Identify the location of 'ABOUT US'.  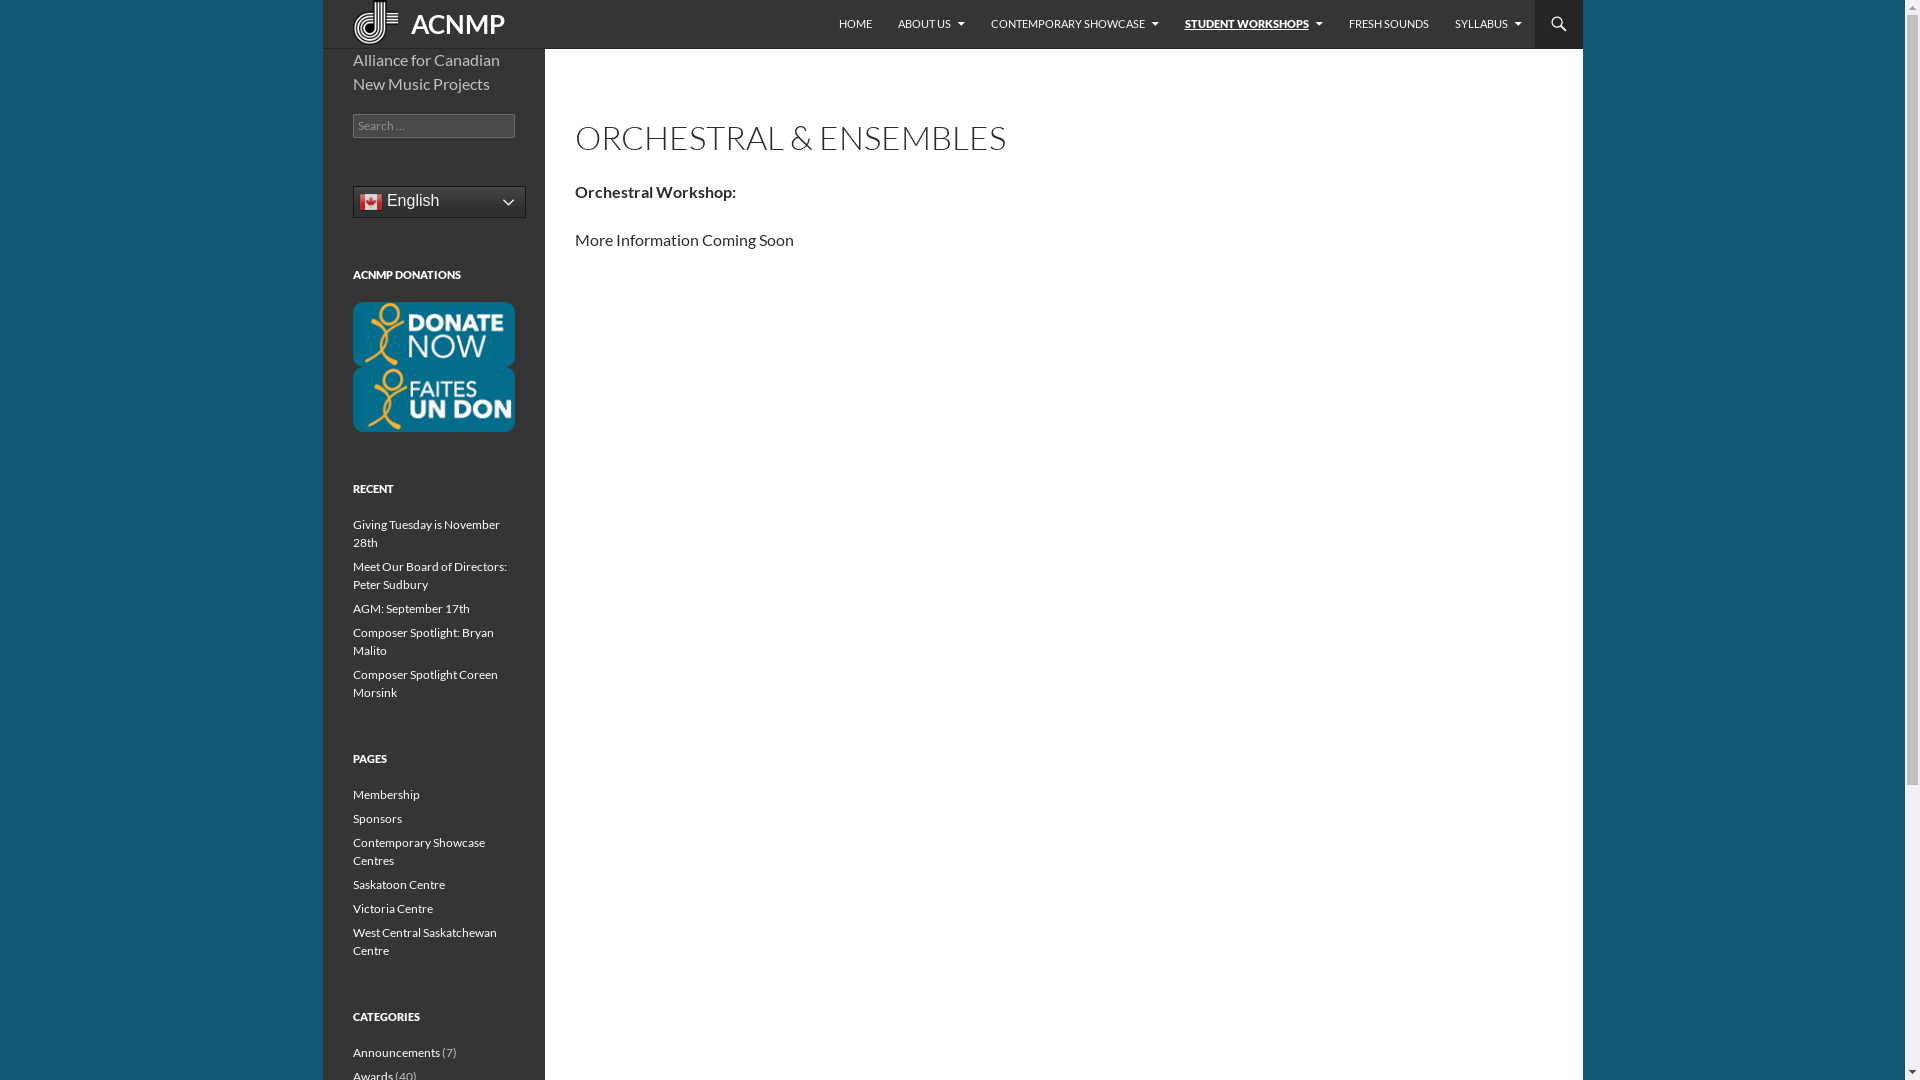
(930, 23).